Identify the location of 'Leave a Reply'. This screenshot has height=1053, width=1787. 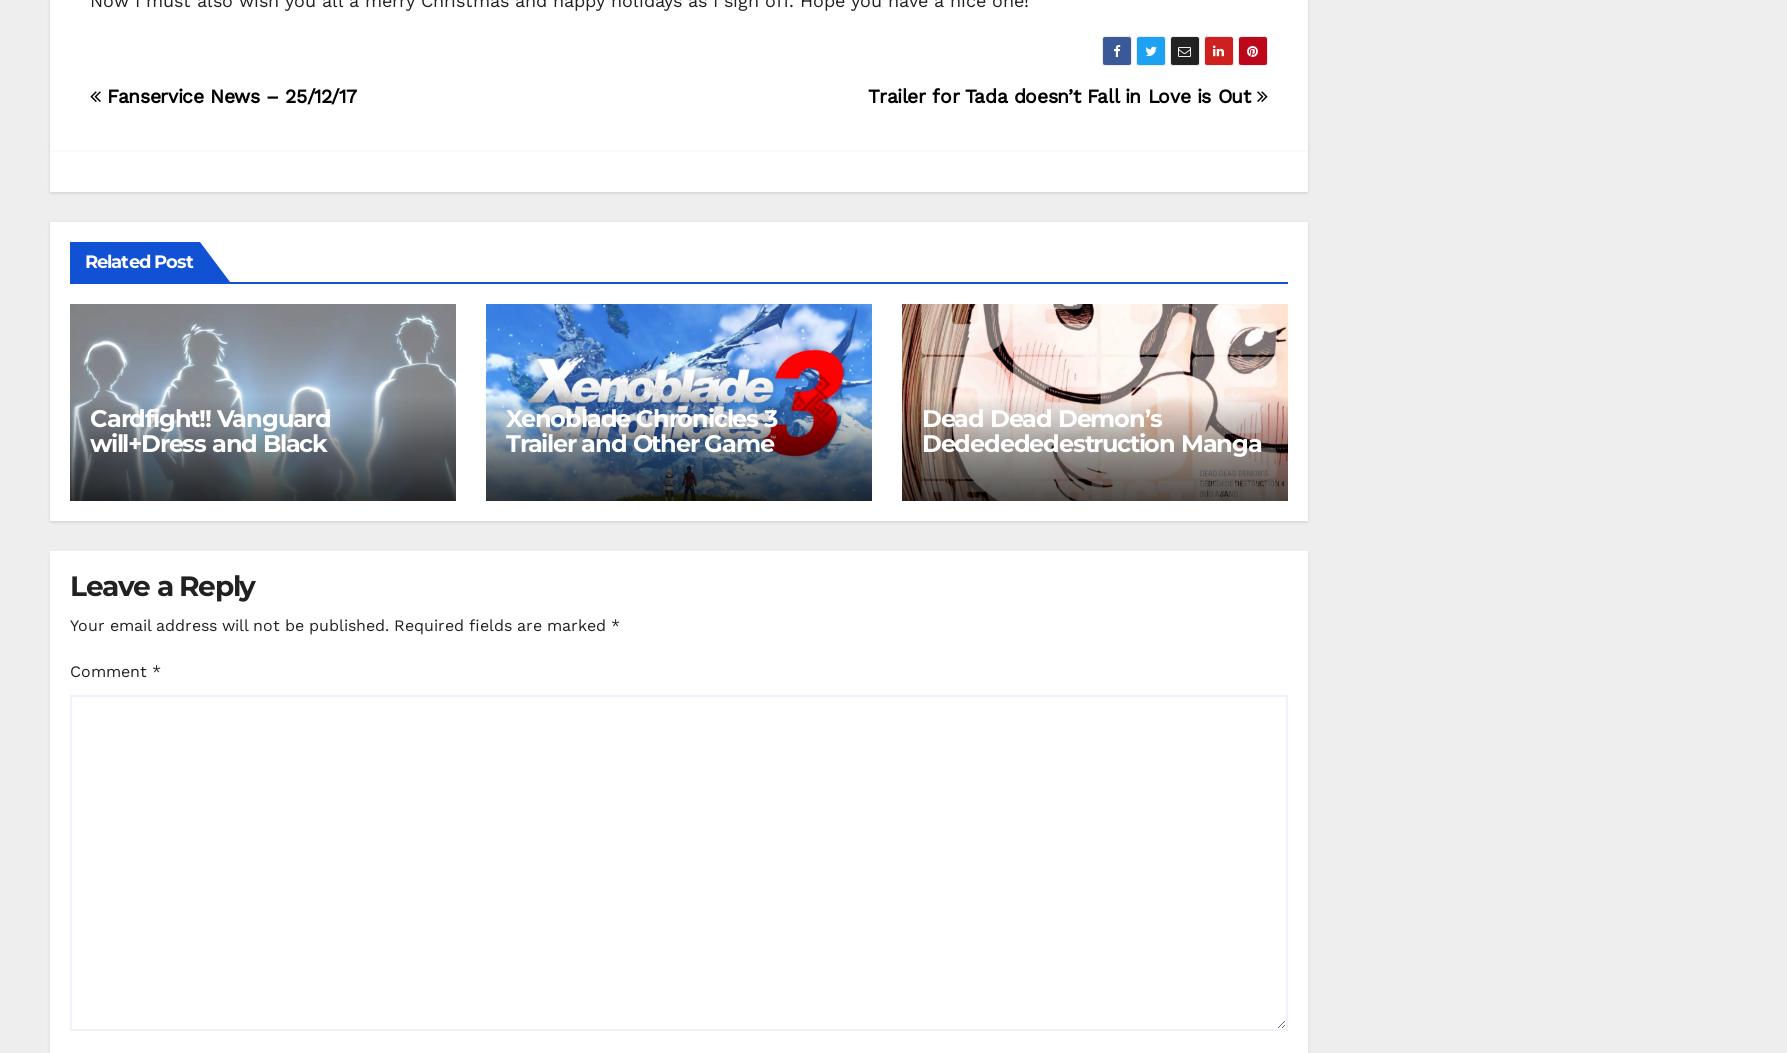
(162, 585).